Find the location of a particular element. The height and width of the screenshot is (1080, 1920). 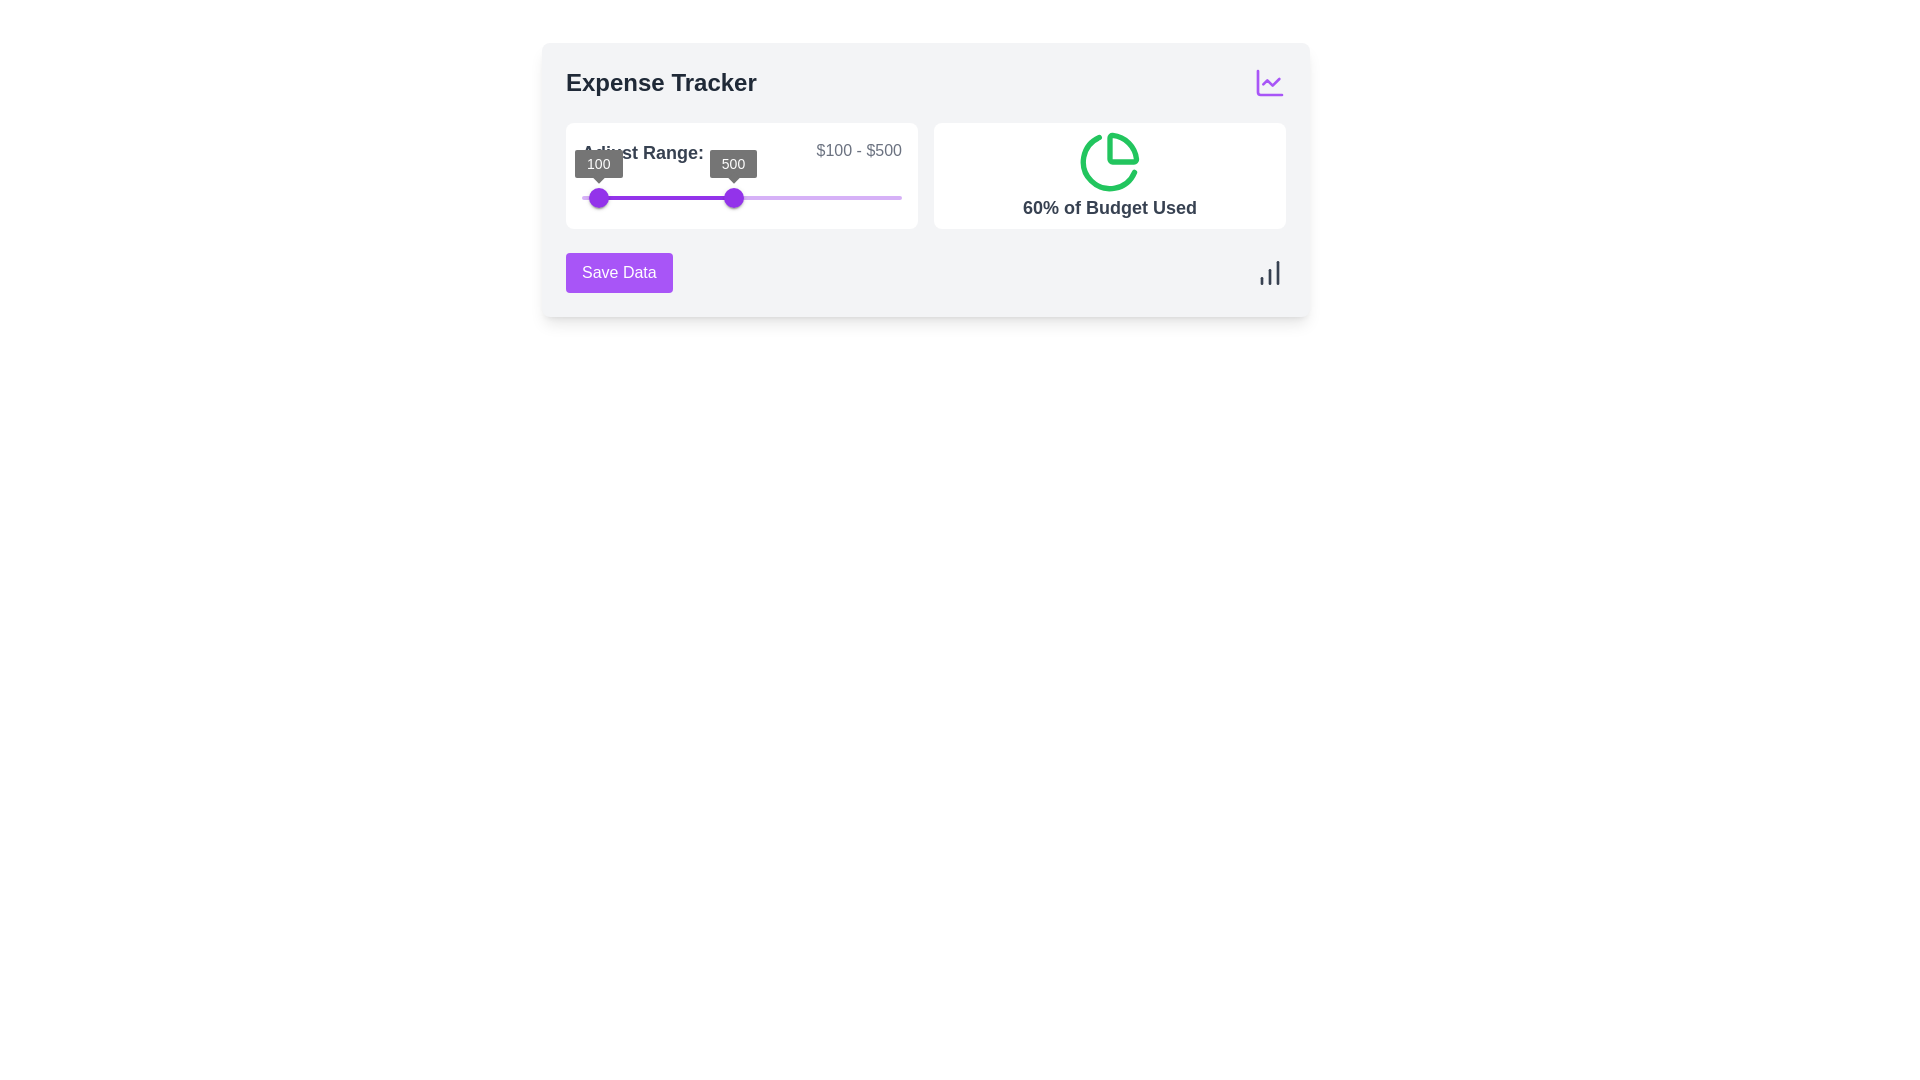

the upper-right segment of the pie chart representing 60% of budget used, which is a decorative element in a budget usage card is located at coordinates (1123, 147).